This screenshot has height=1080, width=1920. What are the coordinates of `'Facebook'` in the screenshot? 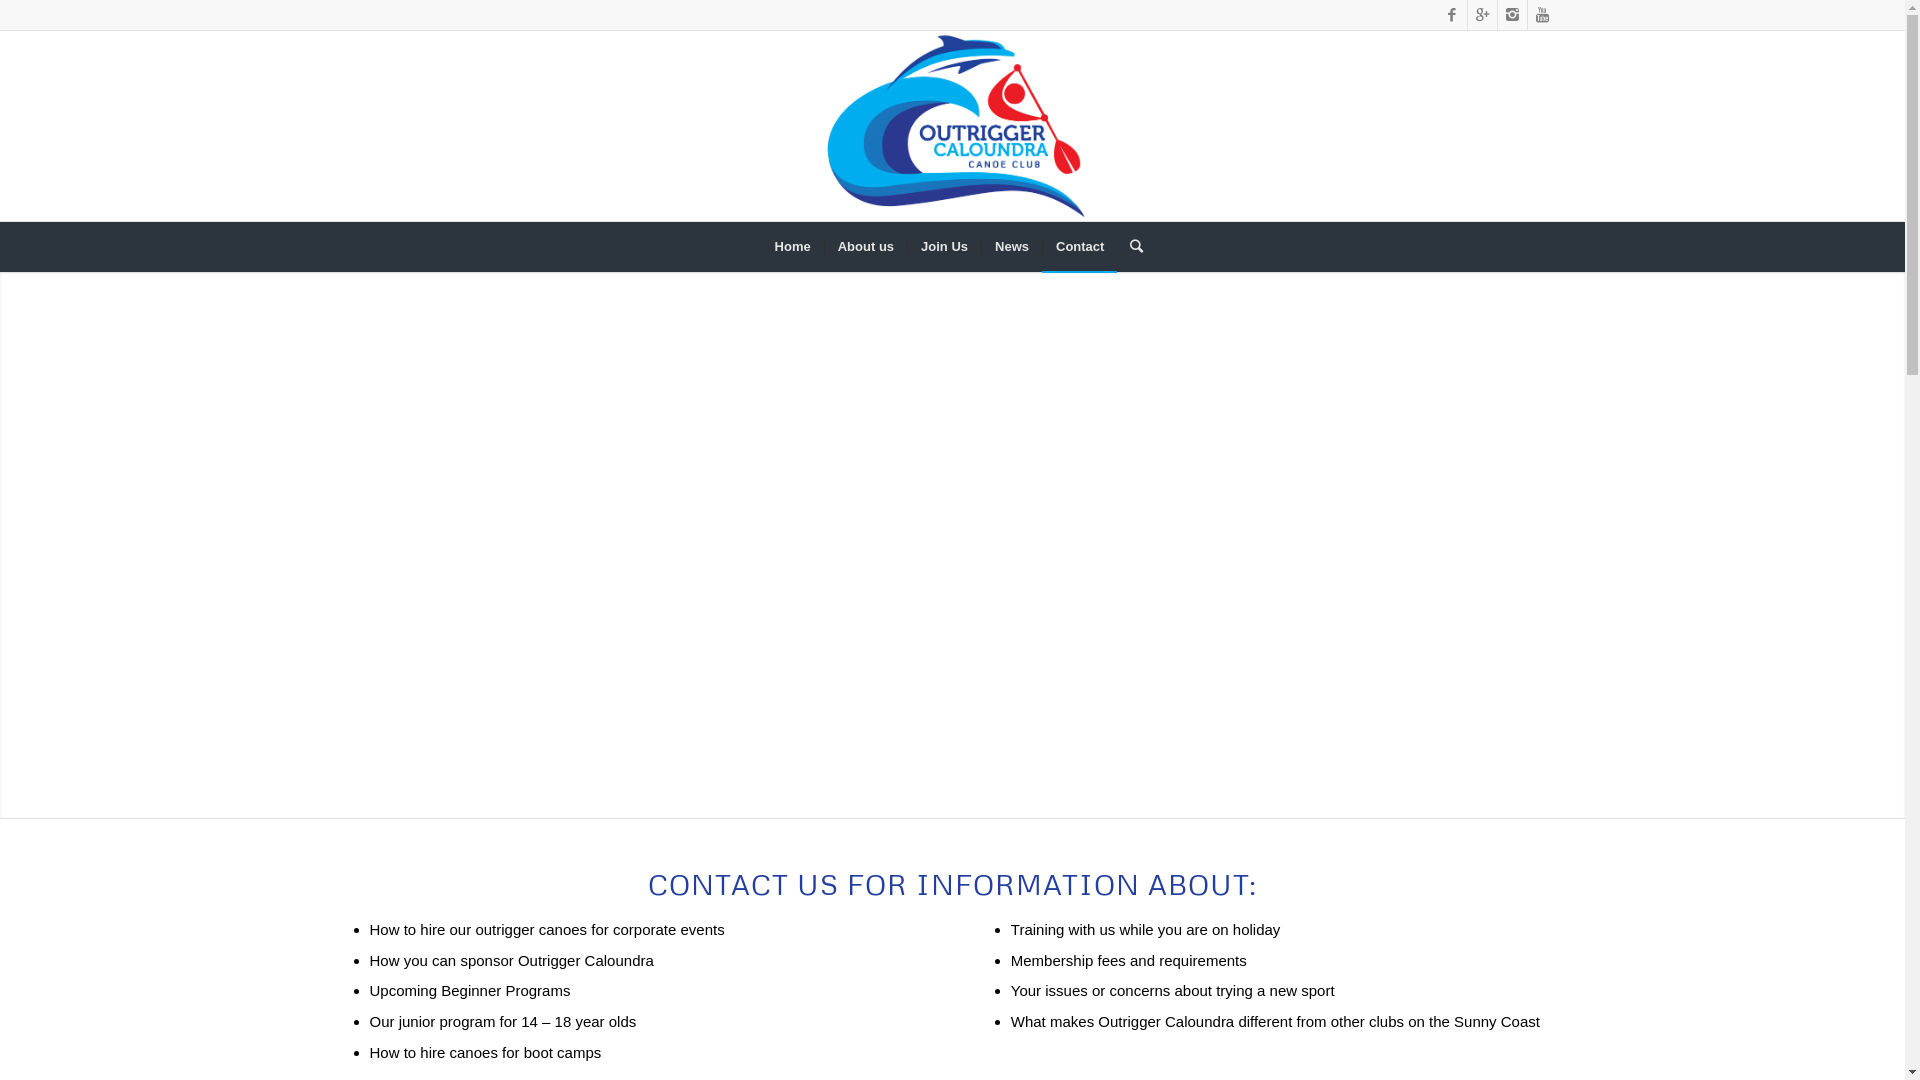 It's located at (1452, 15).